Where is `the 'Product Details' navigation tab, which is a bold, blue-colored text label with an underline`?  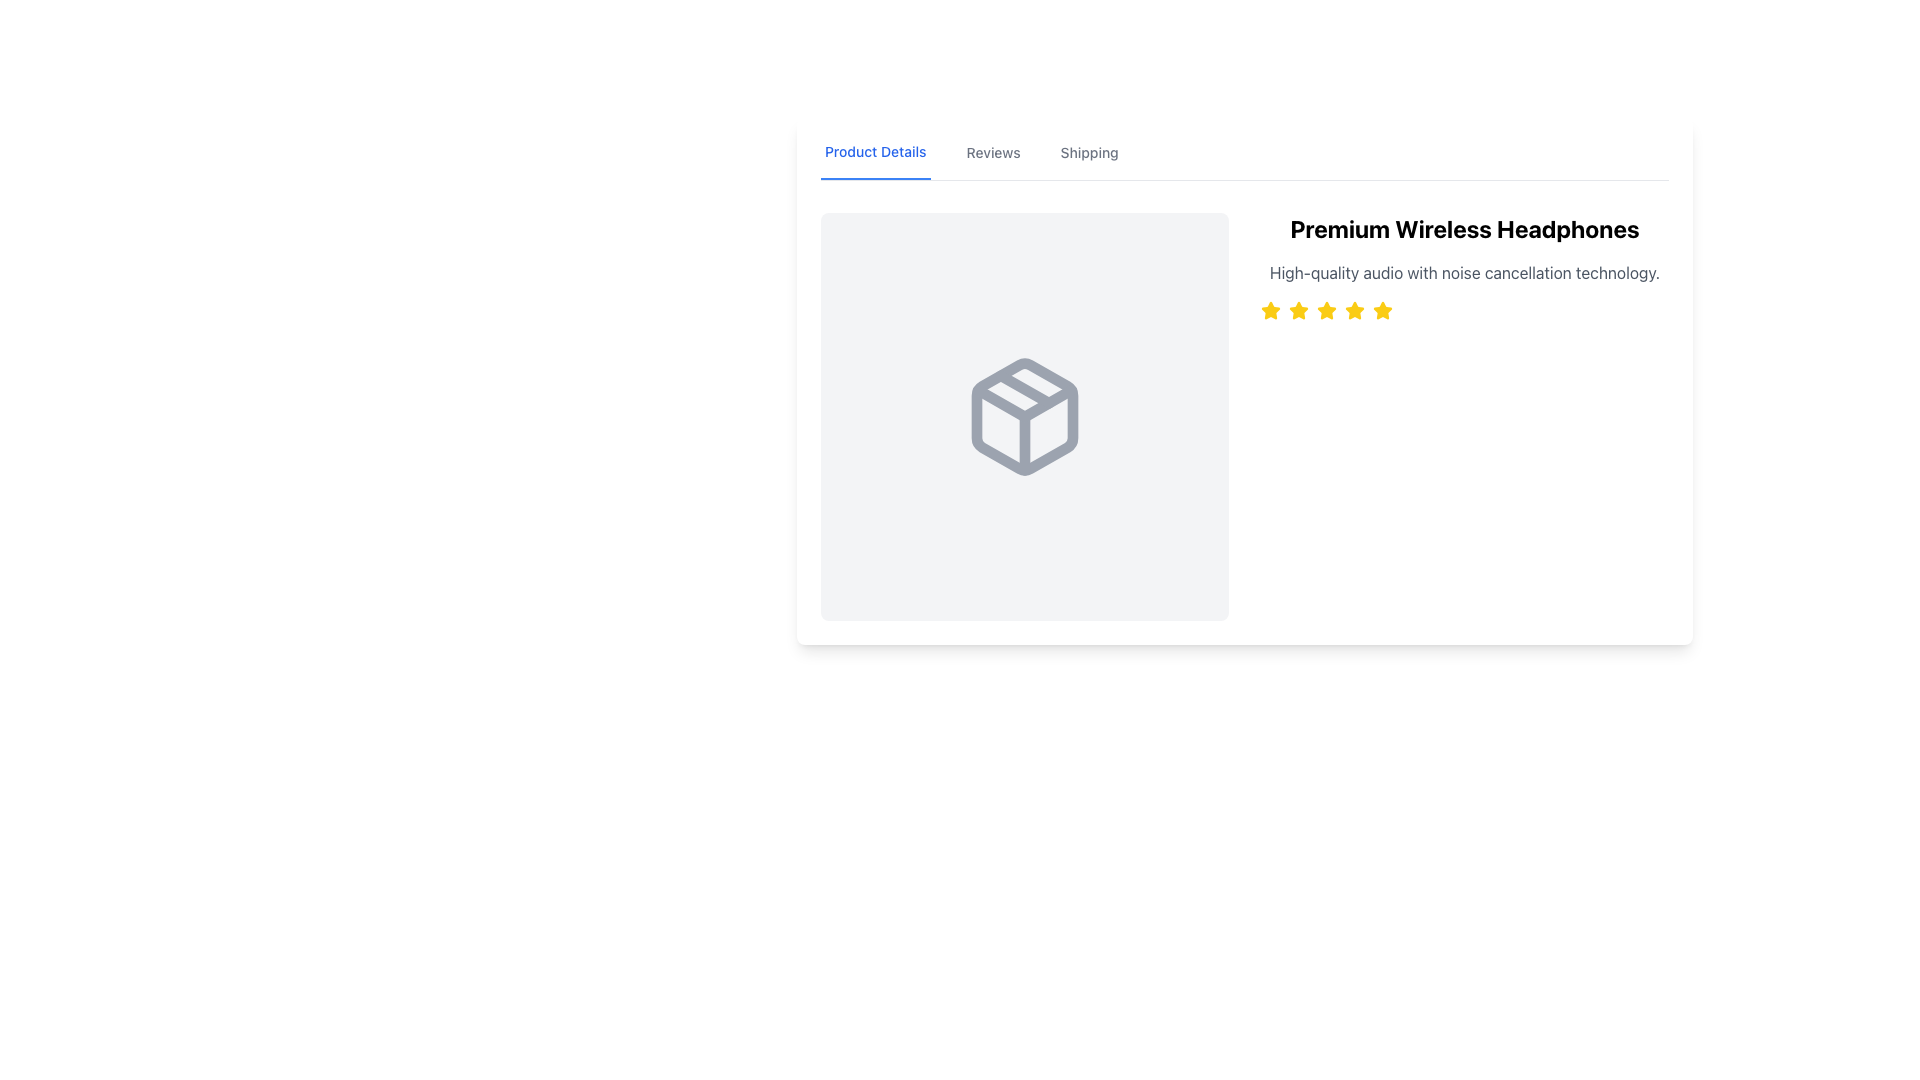
the 'Product Details' navigation tab, which is a bold, blue-colored text label with an underline is located at coordinates (875, 160).